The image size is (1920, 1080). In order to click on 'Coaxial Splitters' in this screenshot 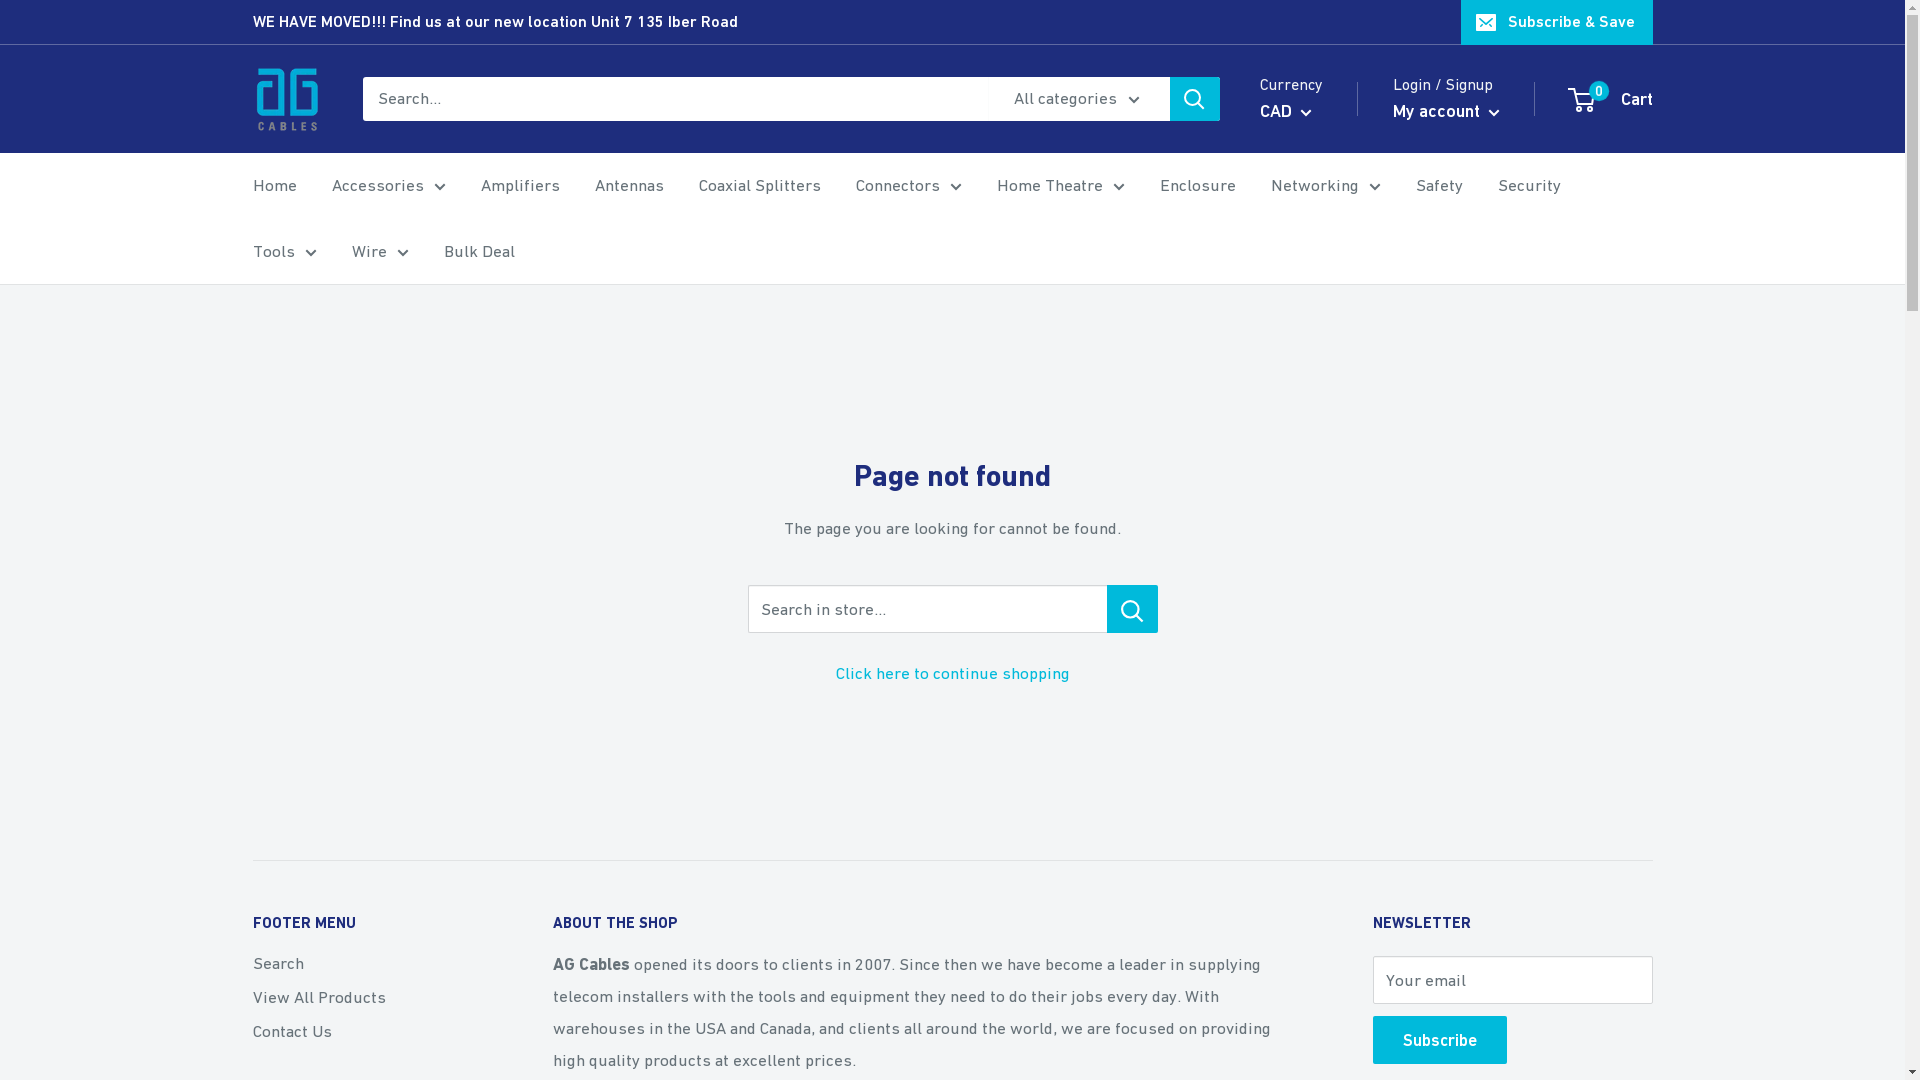, I will do `click(757, 185)`.